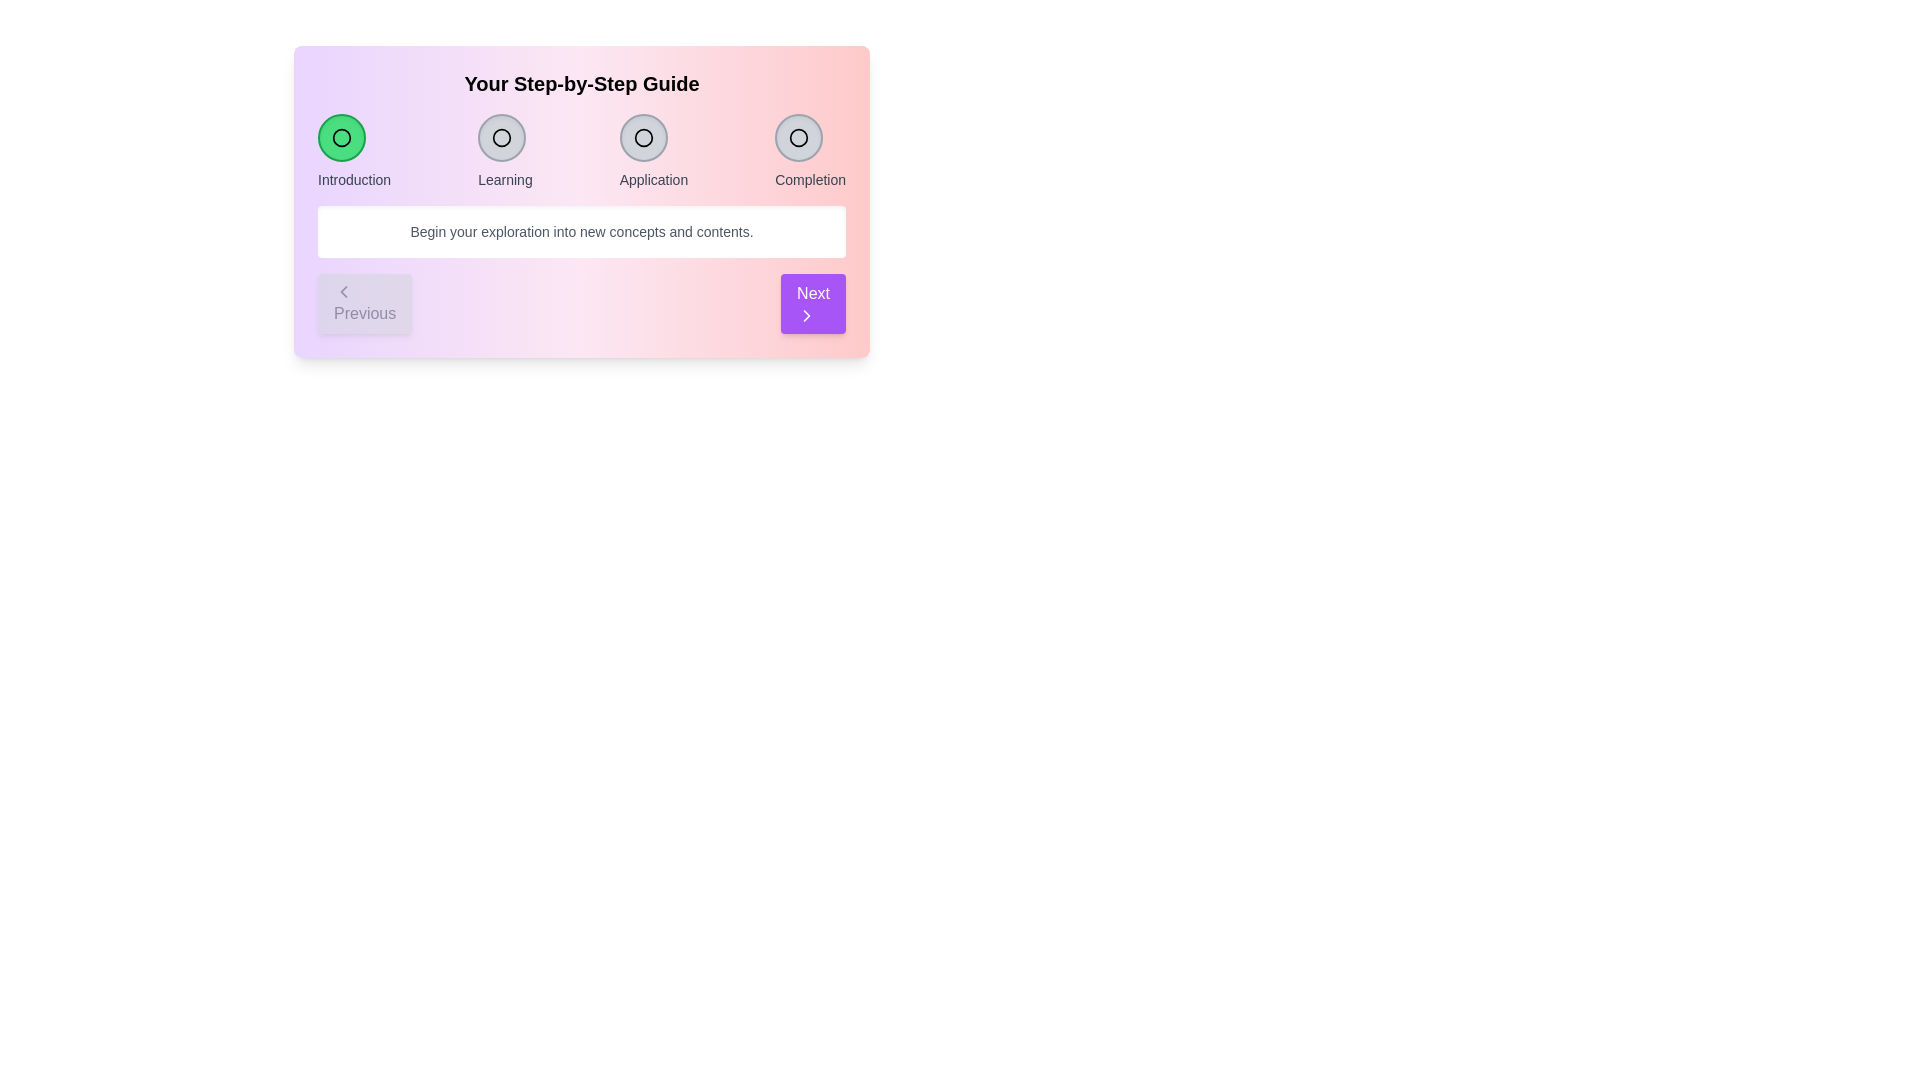 The height and width of the screenshot is (1080, 1920). What do you see at coordinates (643, 137) in the screenshot?
I see `the circular icon with a hollow center and outline, which is the third icon in a horizontal sequence of four icons` at bounding box center [643, 137].